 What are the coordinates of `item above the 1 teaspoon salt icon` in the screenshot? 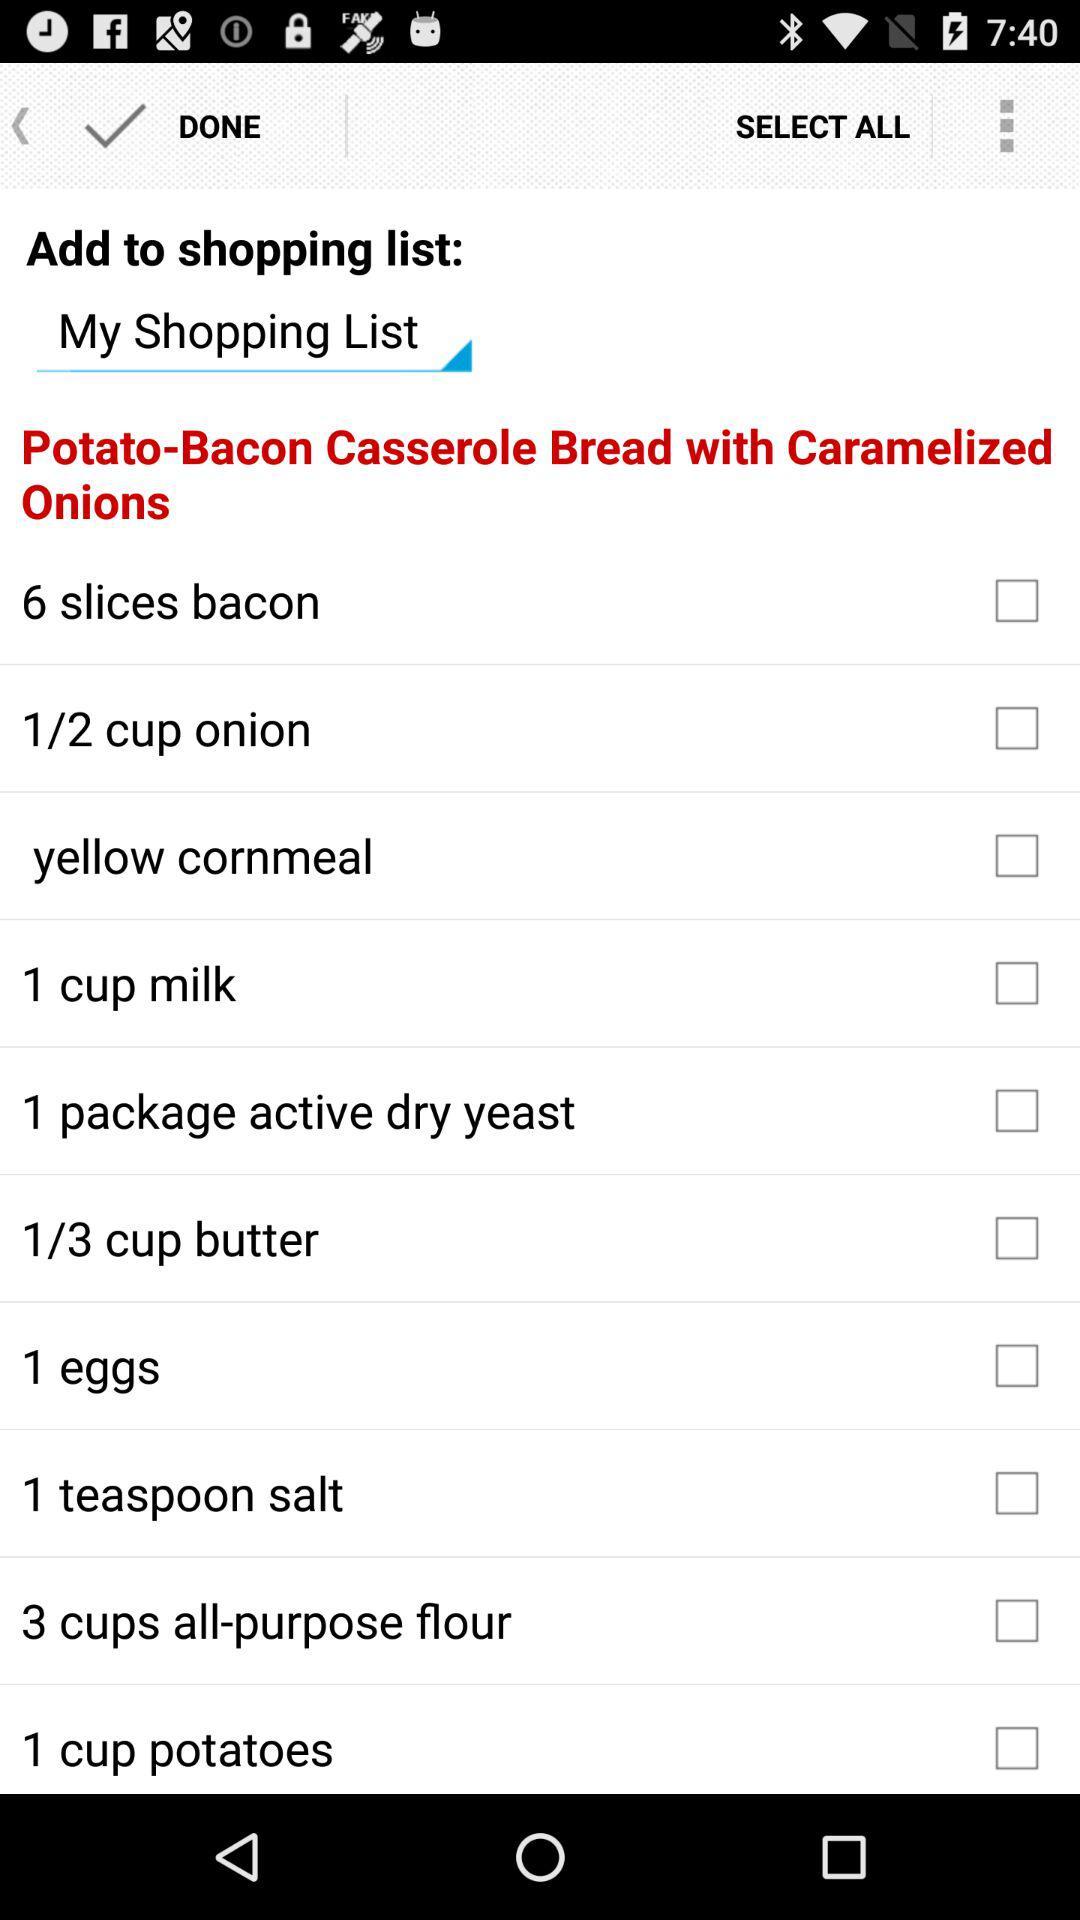 It's located at (540, 1364).